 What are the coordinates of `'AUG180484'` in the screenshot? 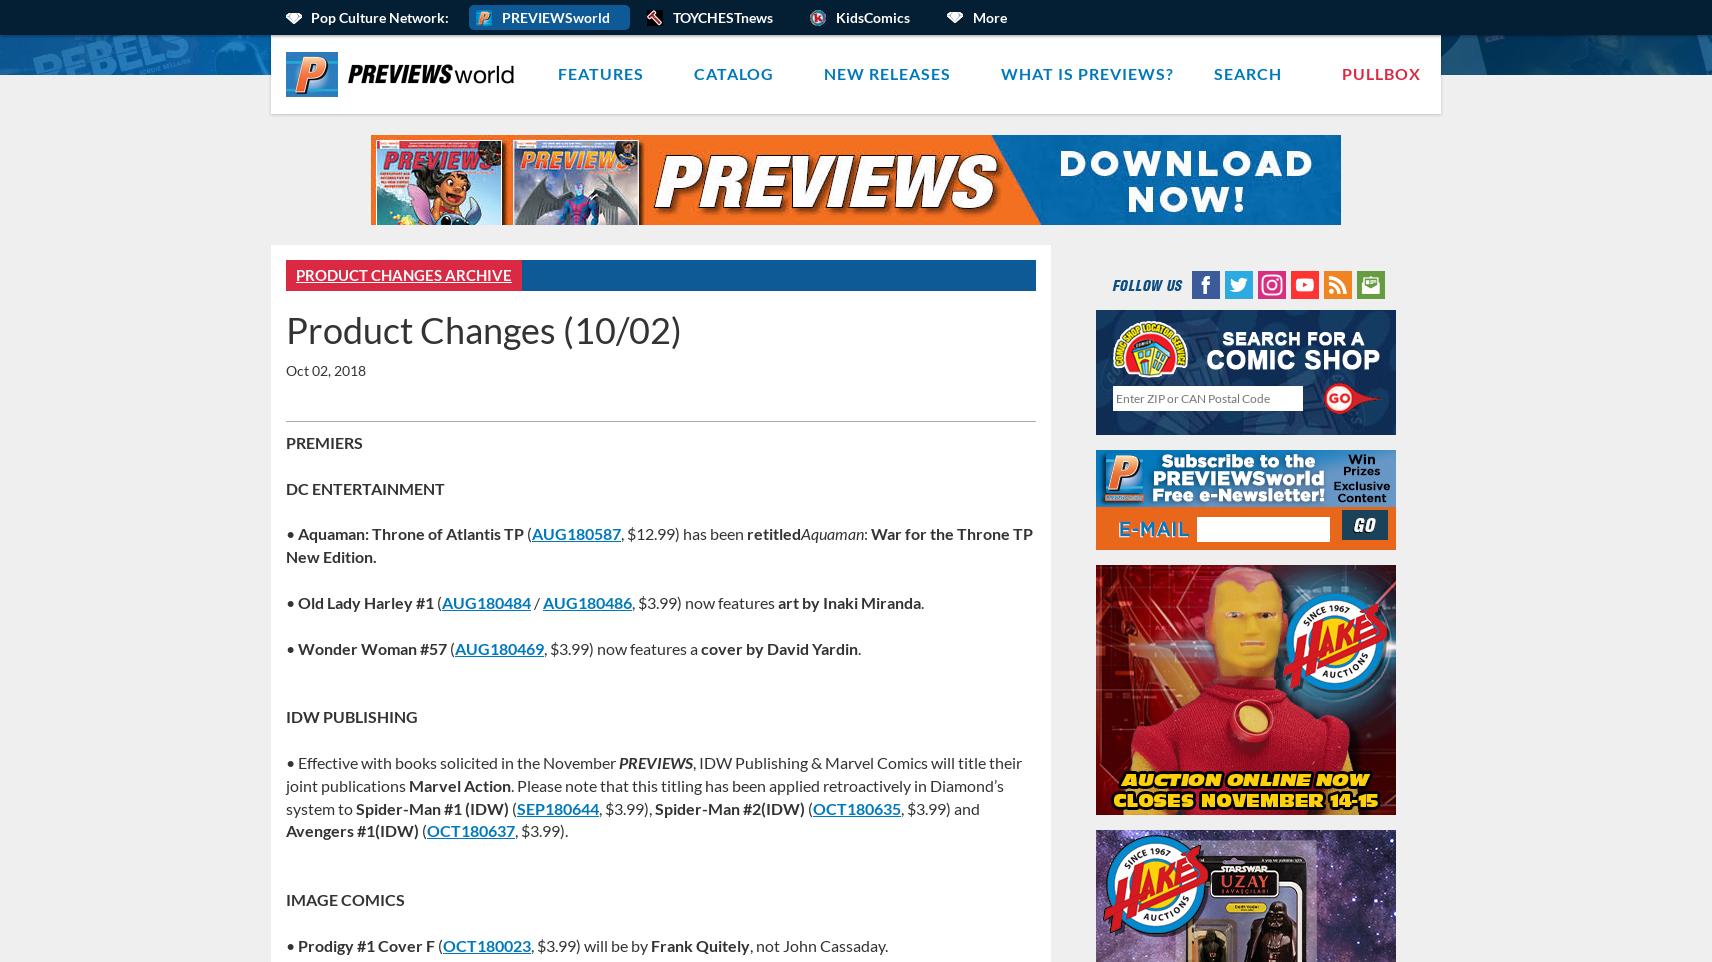 It's located at (485, 600).